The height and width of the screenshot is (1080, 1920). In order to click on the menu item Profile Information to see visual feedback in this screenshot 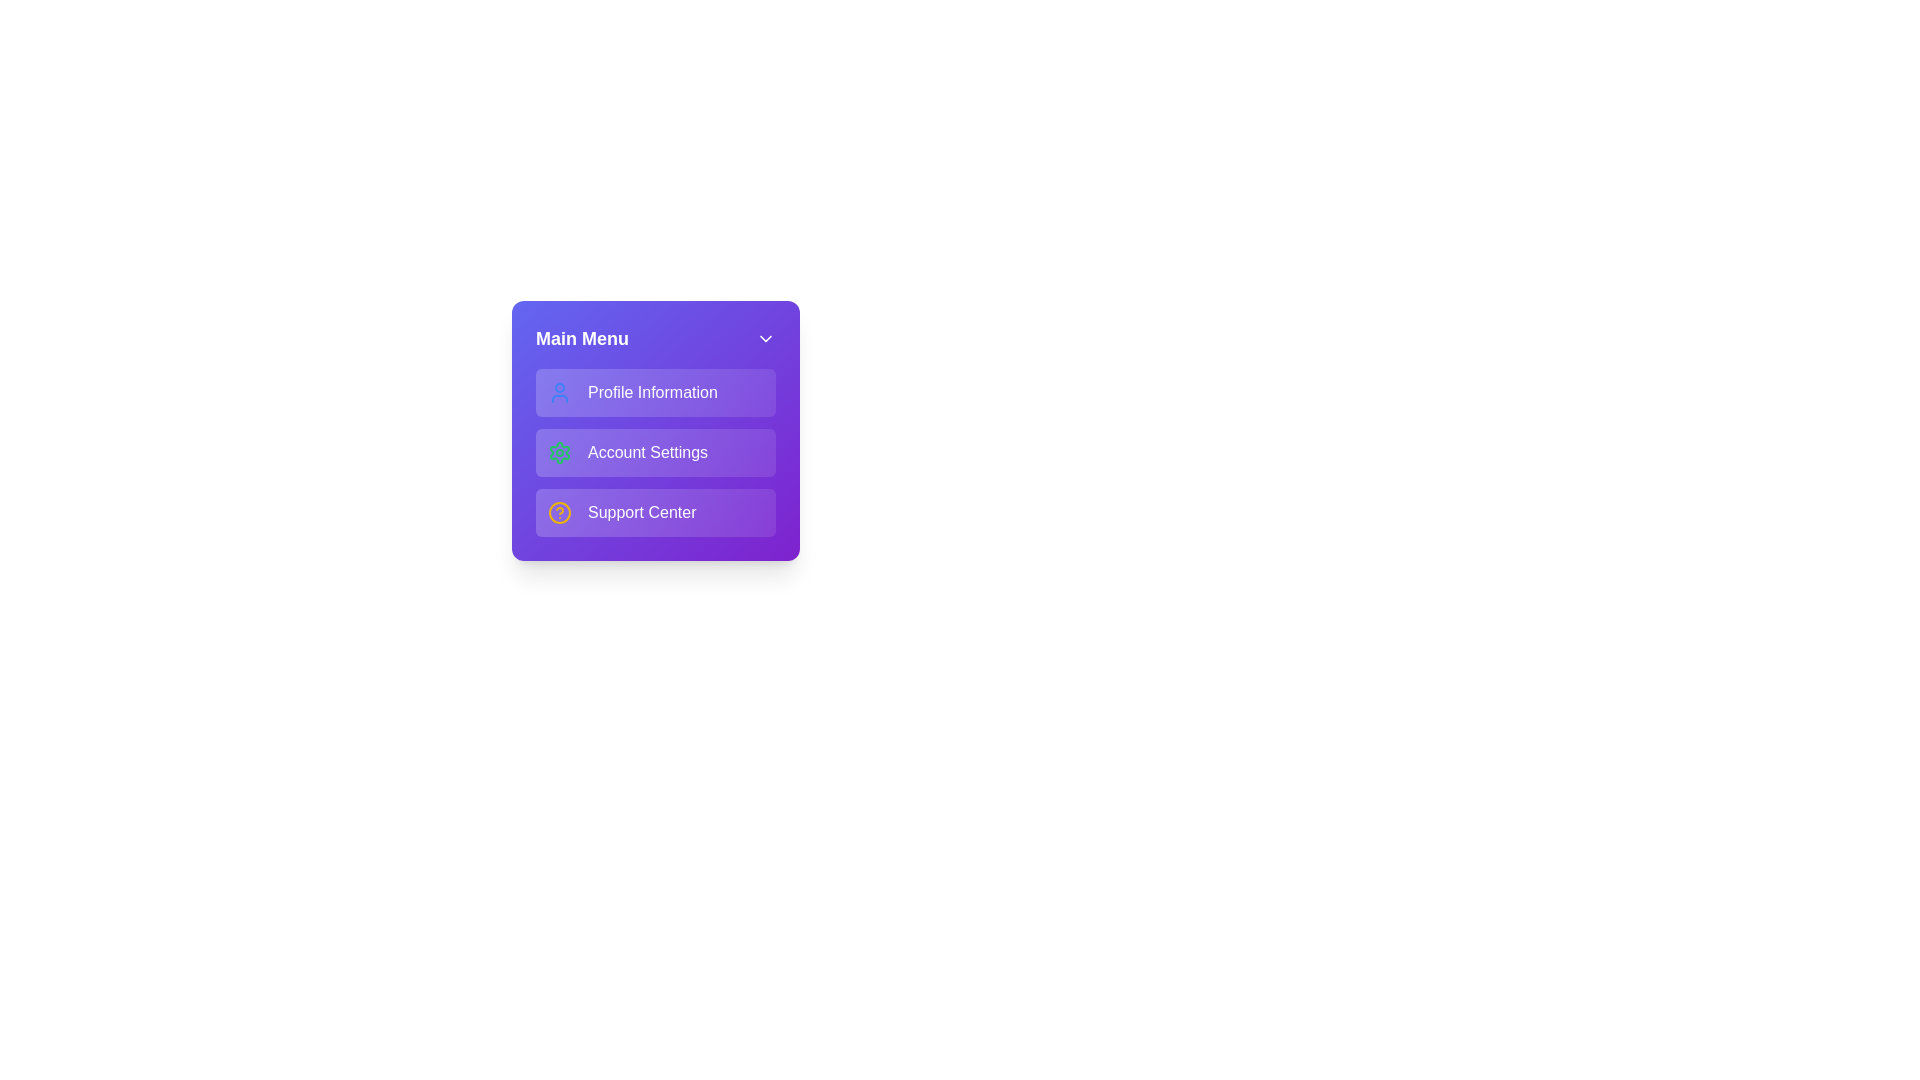, I will do `click(656, 393)`.